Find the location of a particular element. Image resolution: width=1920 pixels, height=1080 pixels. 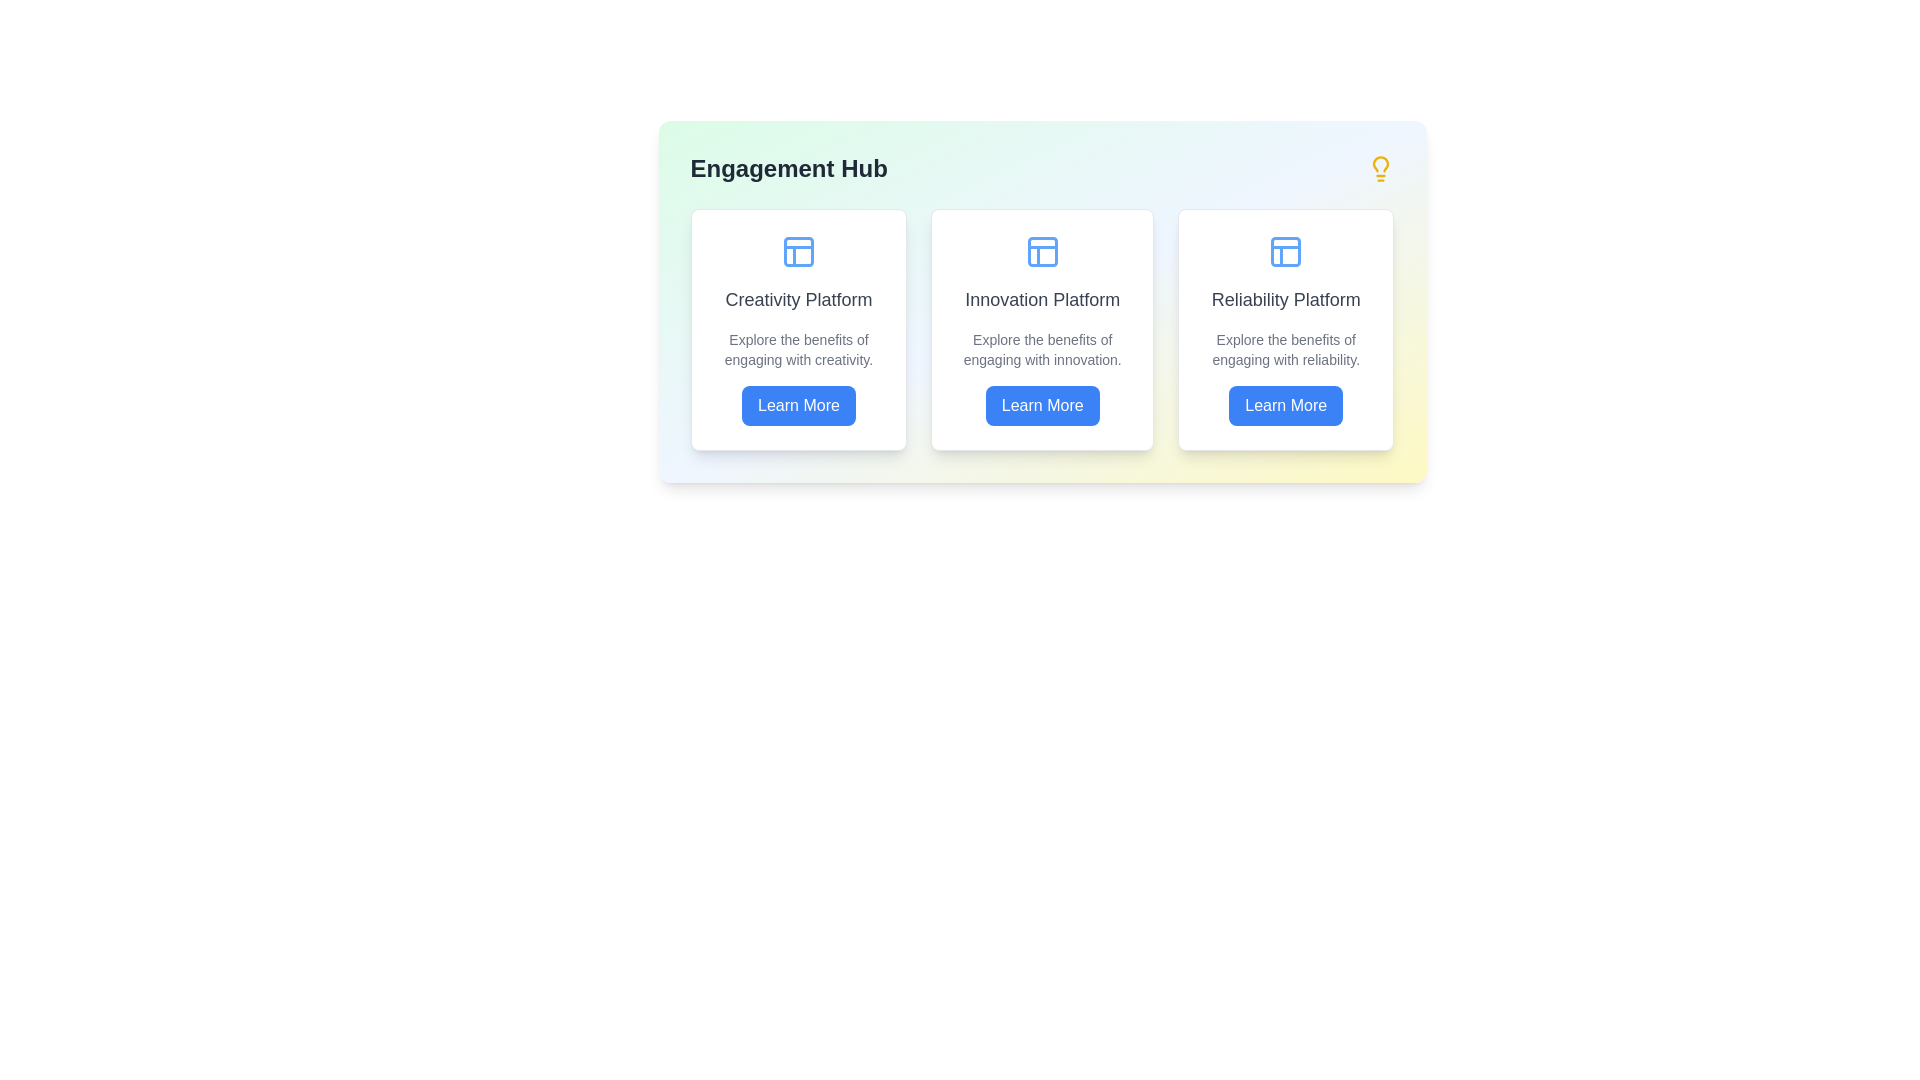

the decorative graphical component within the SVG icon located in the upper-left quadrant of the Creativity Platform card is located at coordinates (797, 250).